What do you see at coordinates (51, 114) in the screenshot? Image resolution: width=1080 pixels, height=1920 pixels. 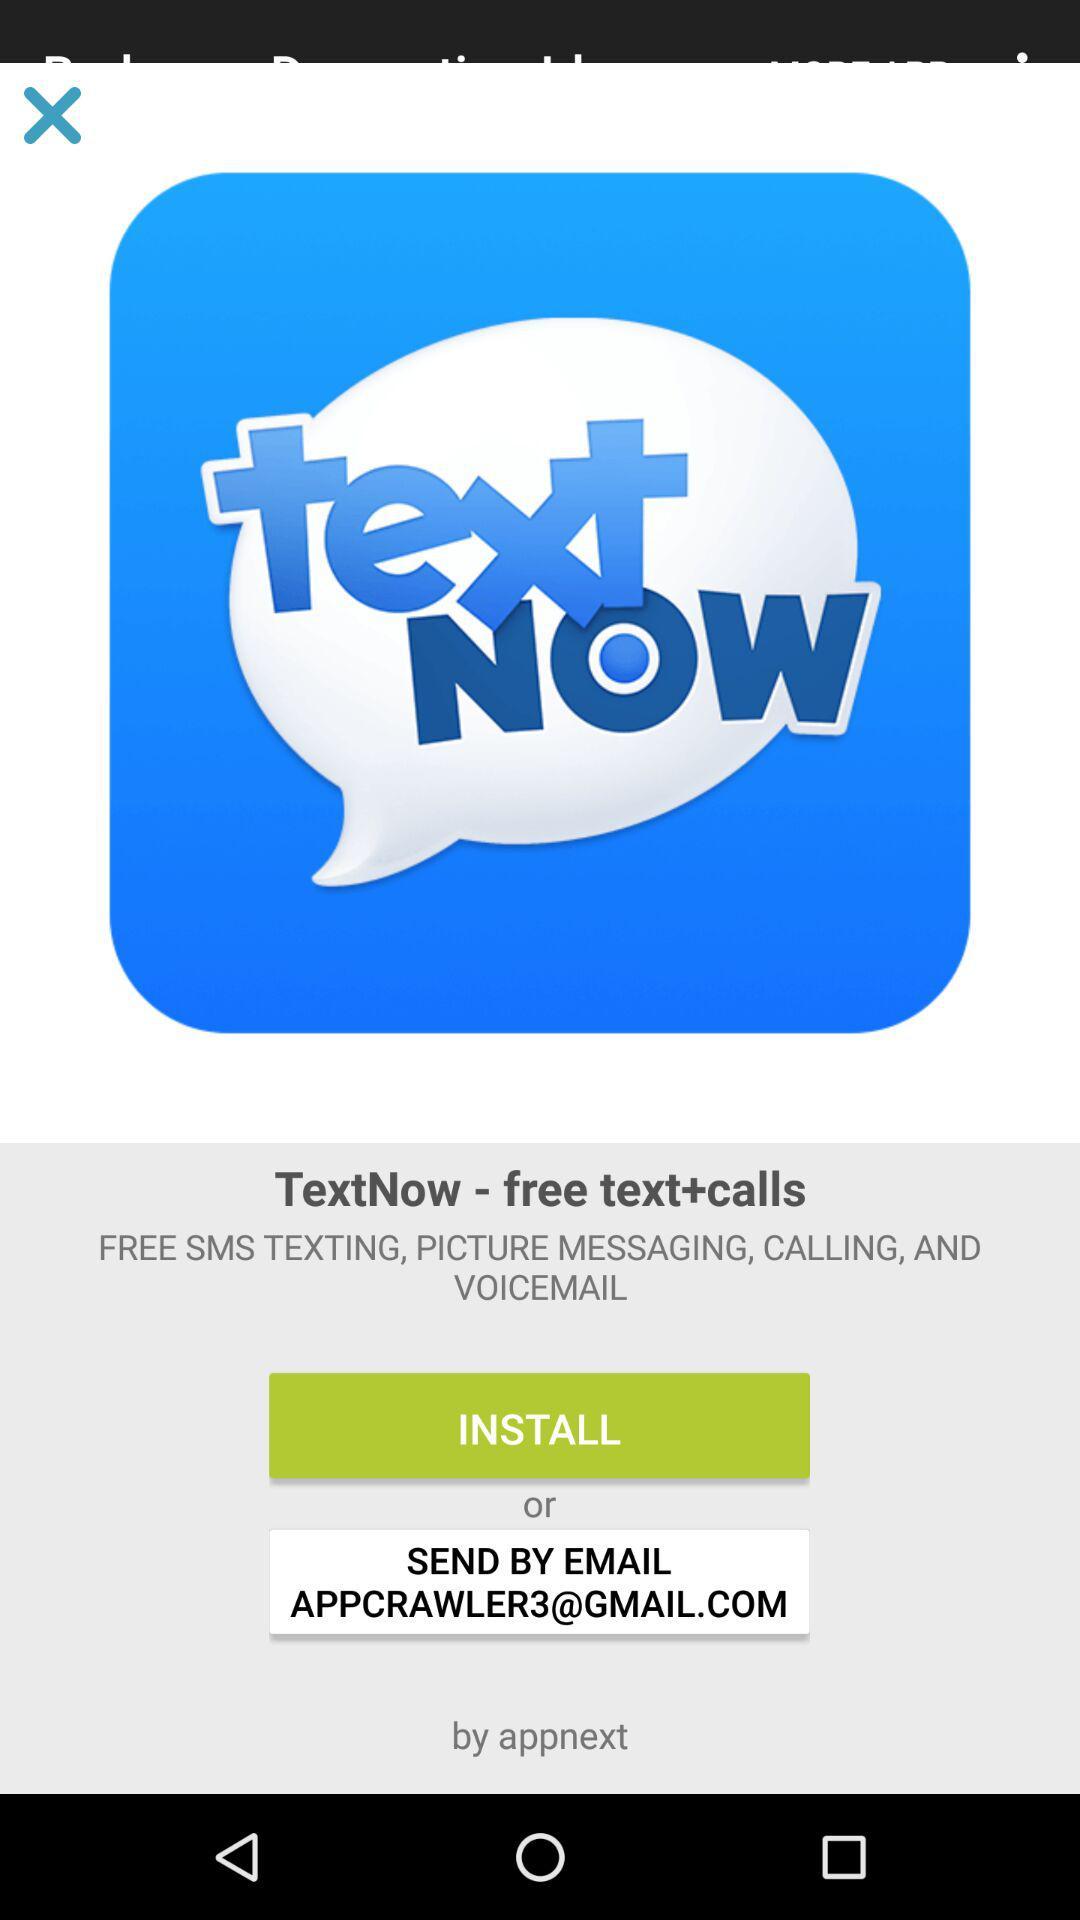 I see `the close icon` at bounding box center [51, 114].